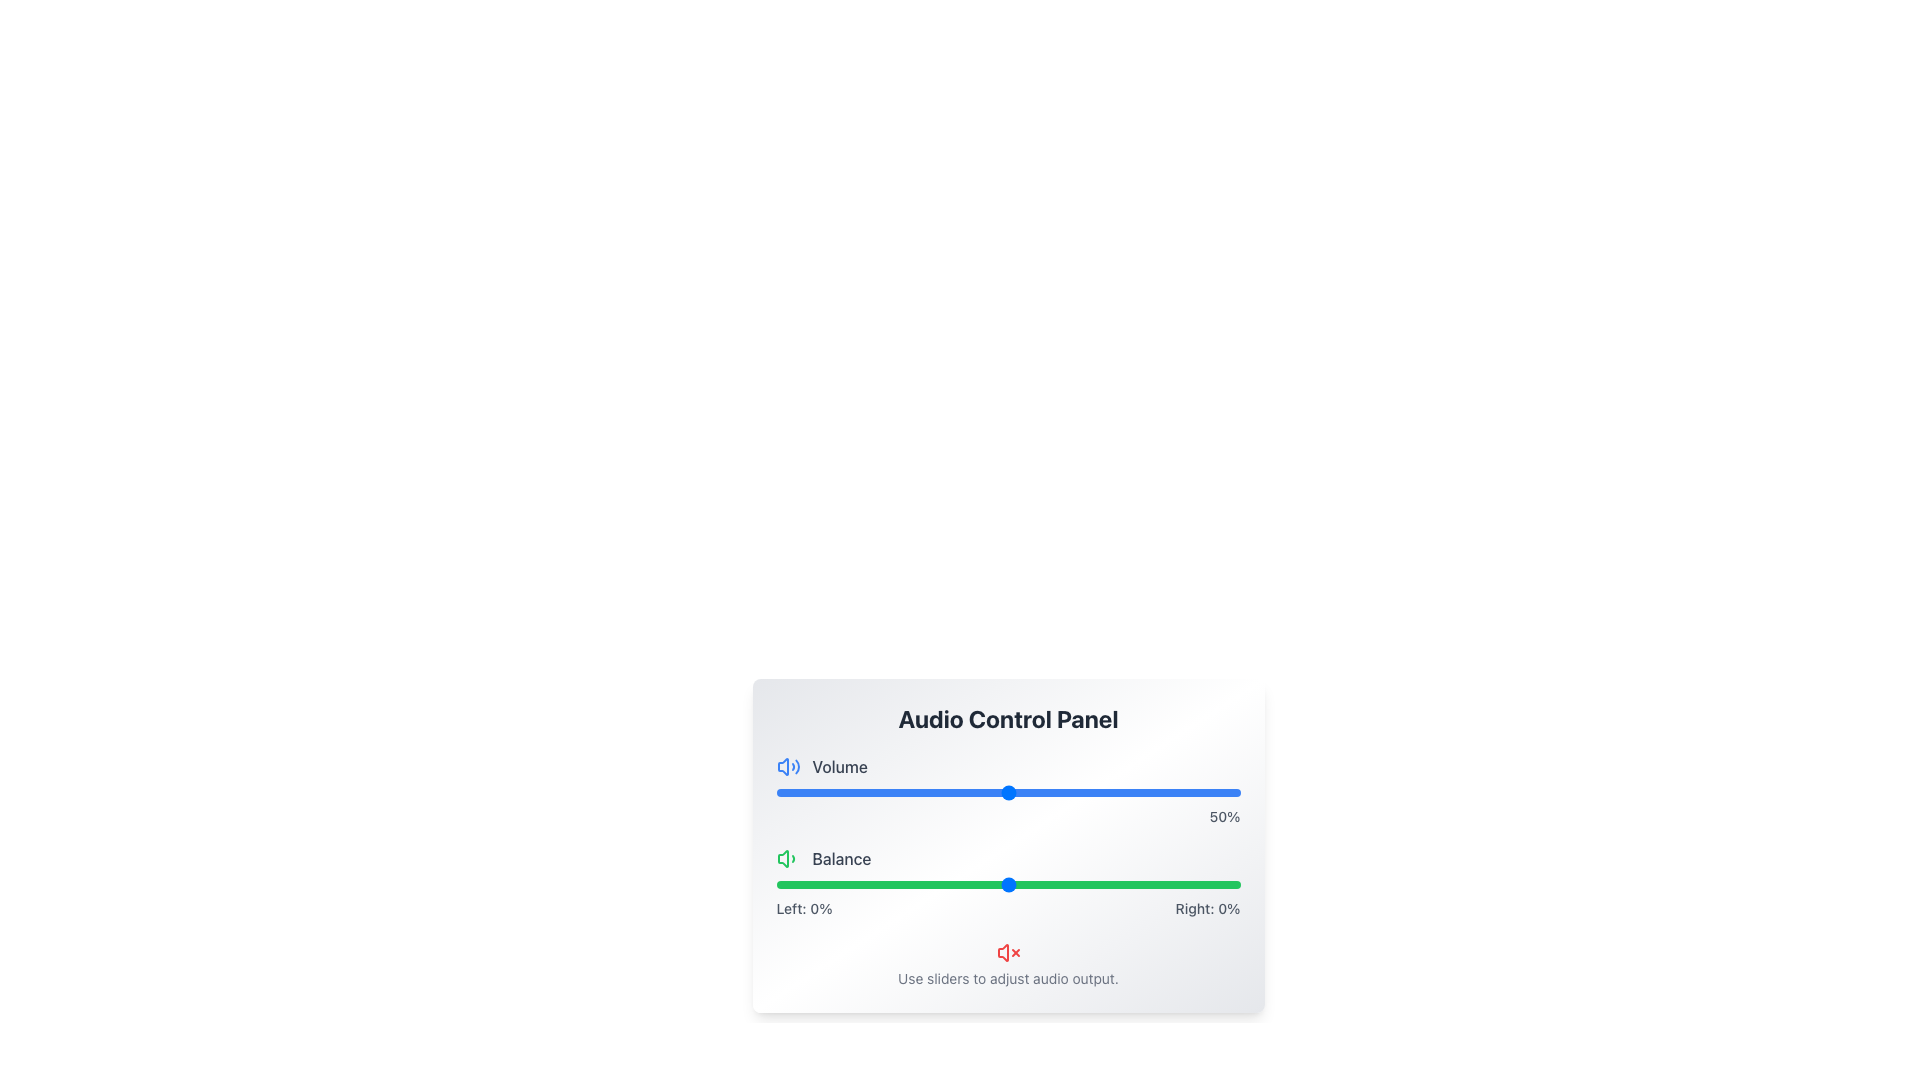 This screenshot has height=1080, width=1920. I want to click on the Volume control icon located at the top-left corner of the audio control interface, so click(787, 766).